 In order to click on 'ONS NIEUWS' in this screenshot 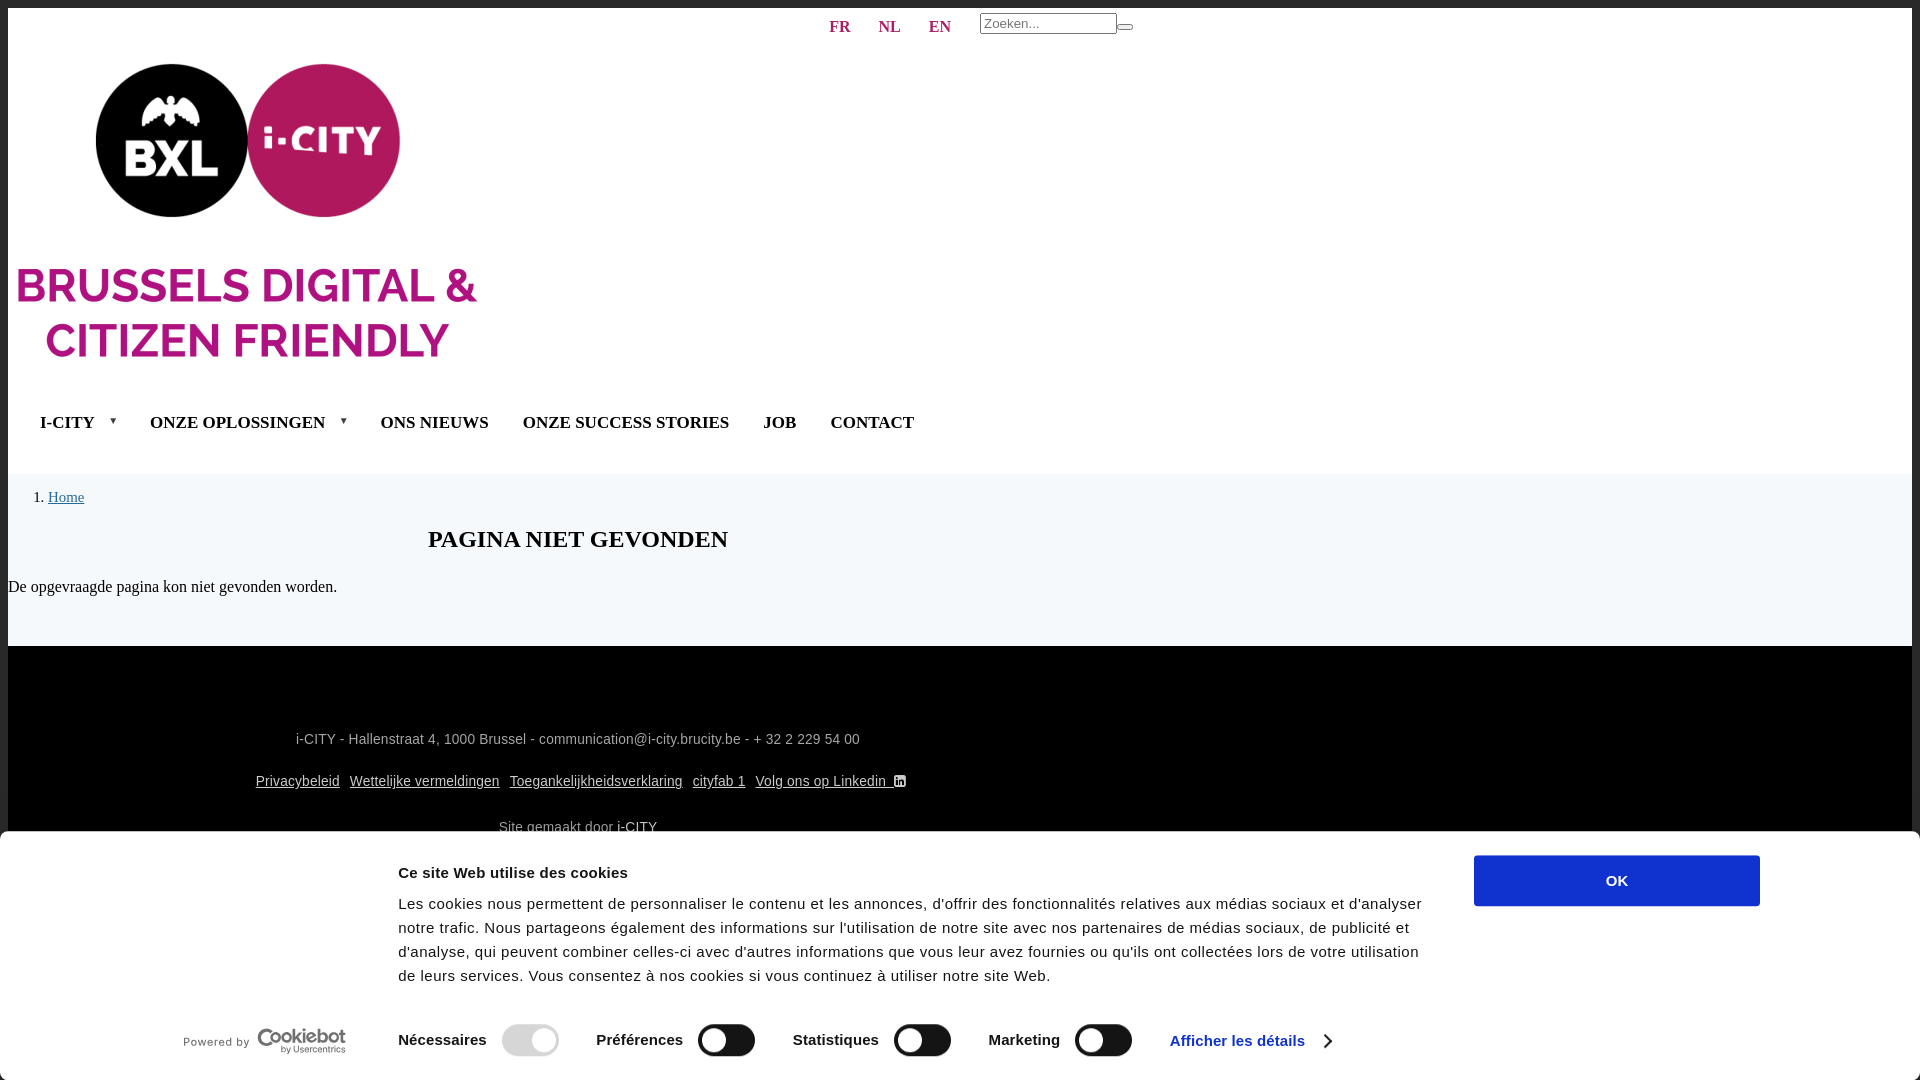, I will do `click(434, 421)`.